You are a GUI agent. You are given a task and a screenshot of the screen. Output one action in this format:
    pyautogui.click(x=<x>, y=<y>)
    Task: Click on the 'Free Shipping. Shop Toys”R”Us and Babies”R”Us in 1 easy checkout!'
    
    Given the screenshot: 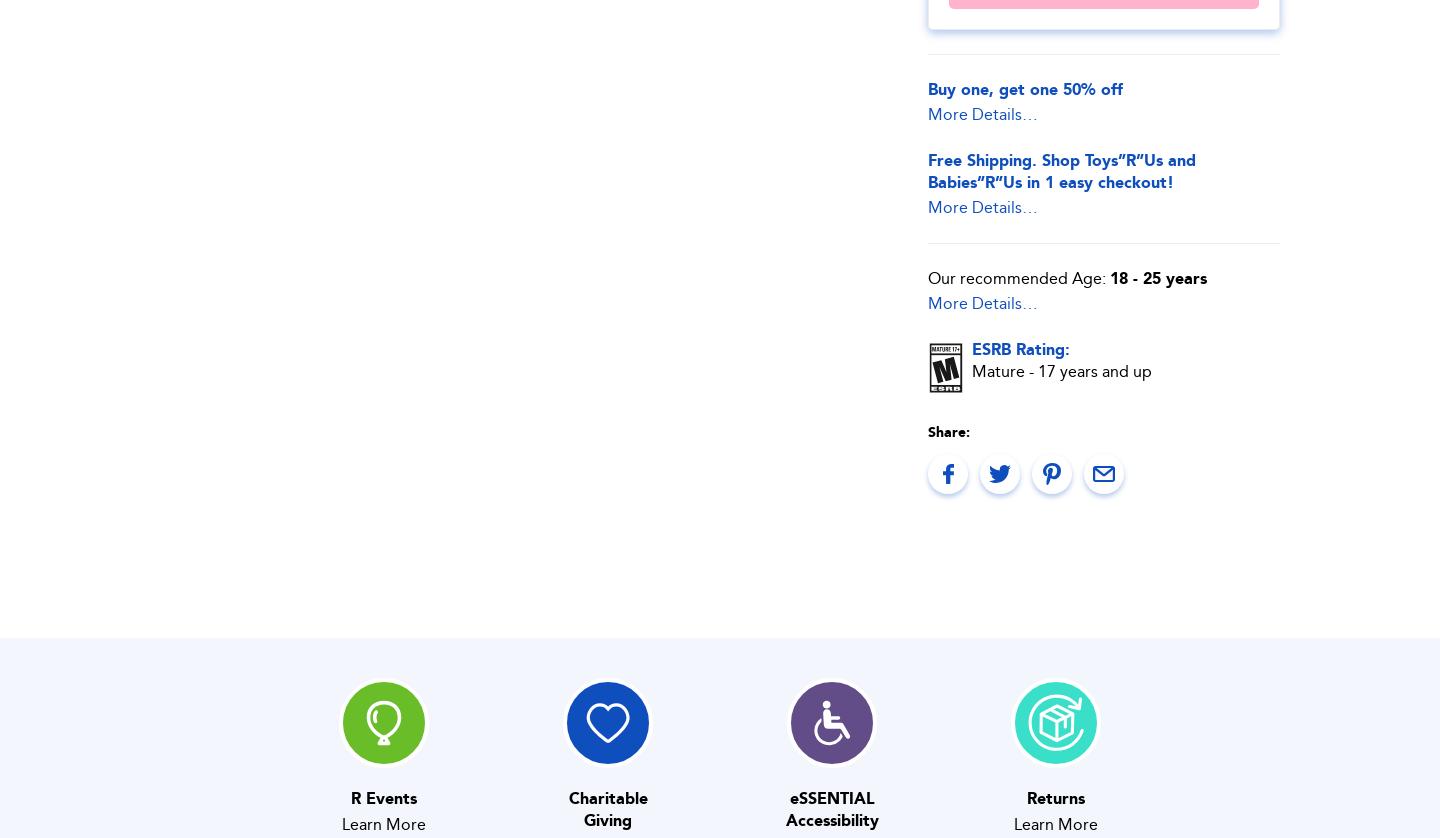 What is the action you would take?
    pyautogui.click(x=1062, y=170)
    